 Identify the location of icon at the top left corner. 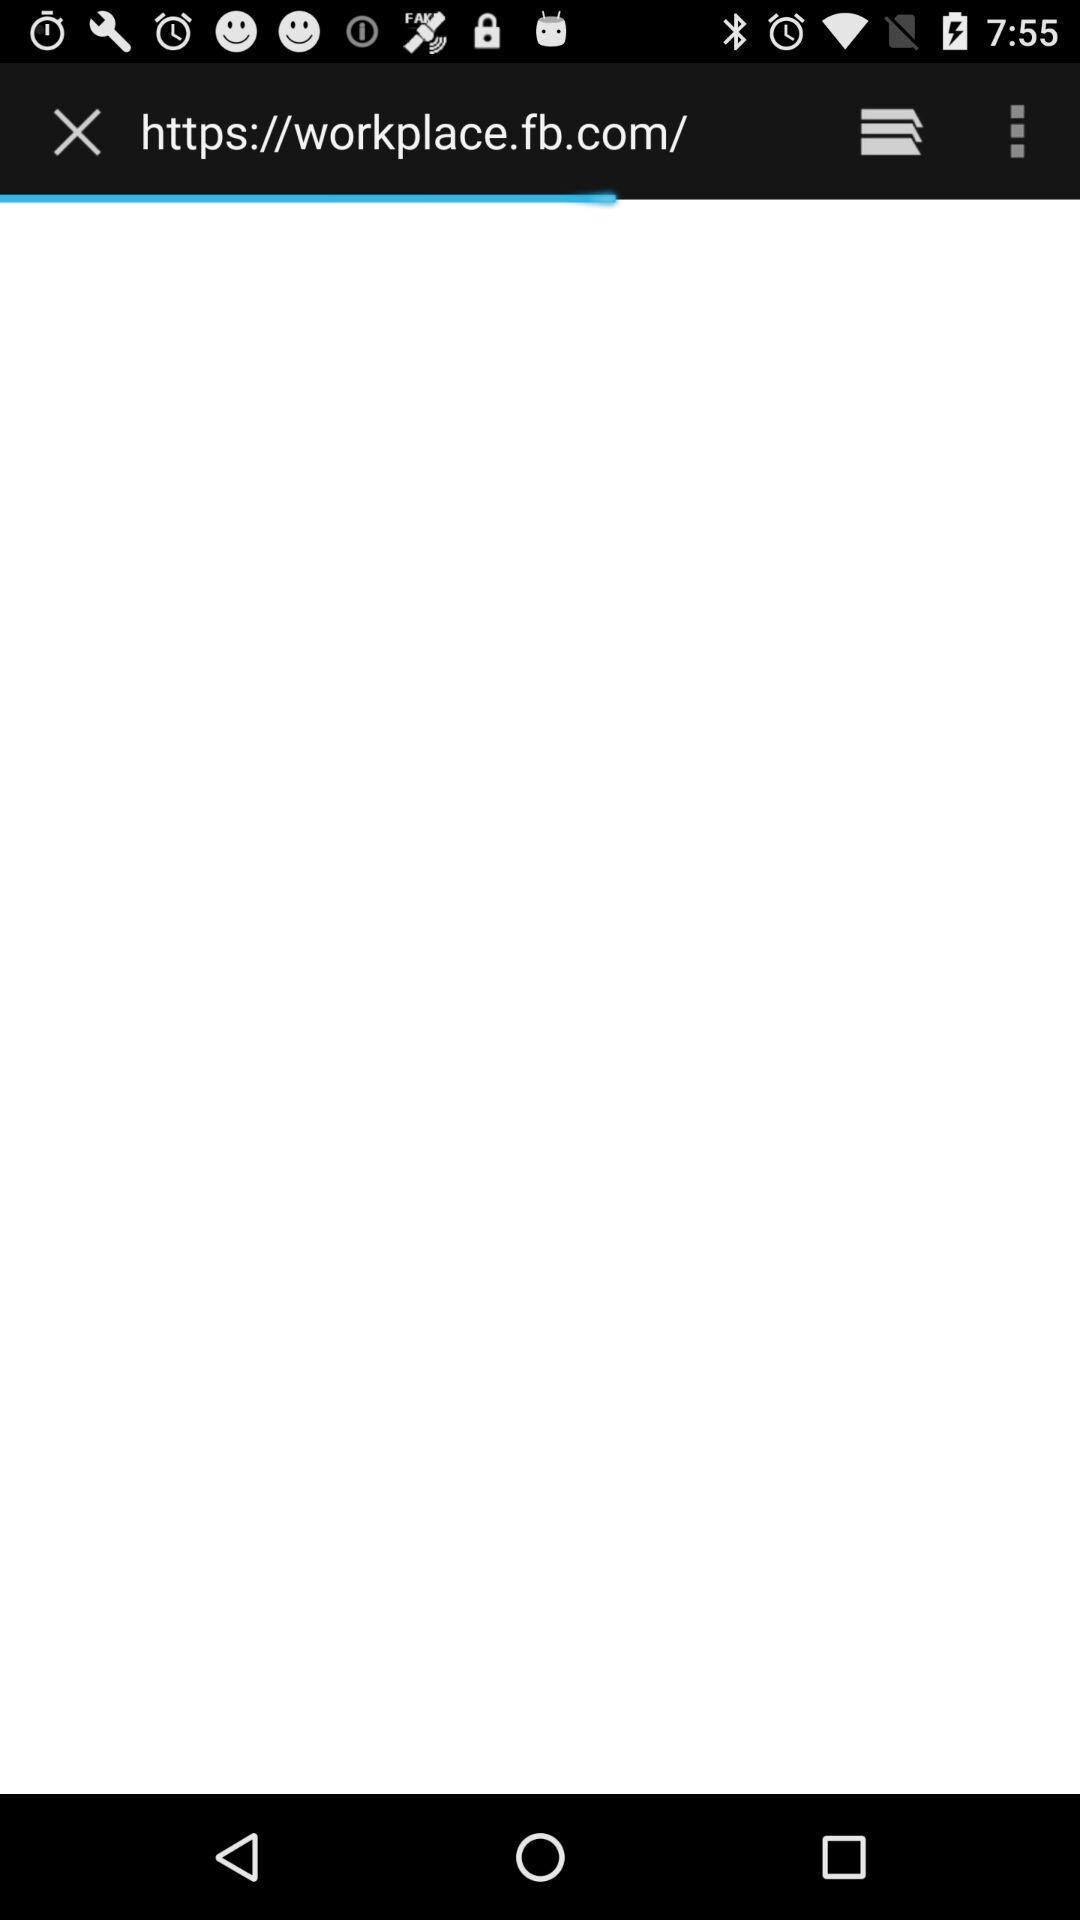
(81, 130).